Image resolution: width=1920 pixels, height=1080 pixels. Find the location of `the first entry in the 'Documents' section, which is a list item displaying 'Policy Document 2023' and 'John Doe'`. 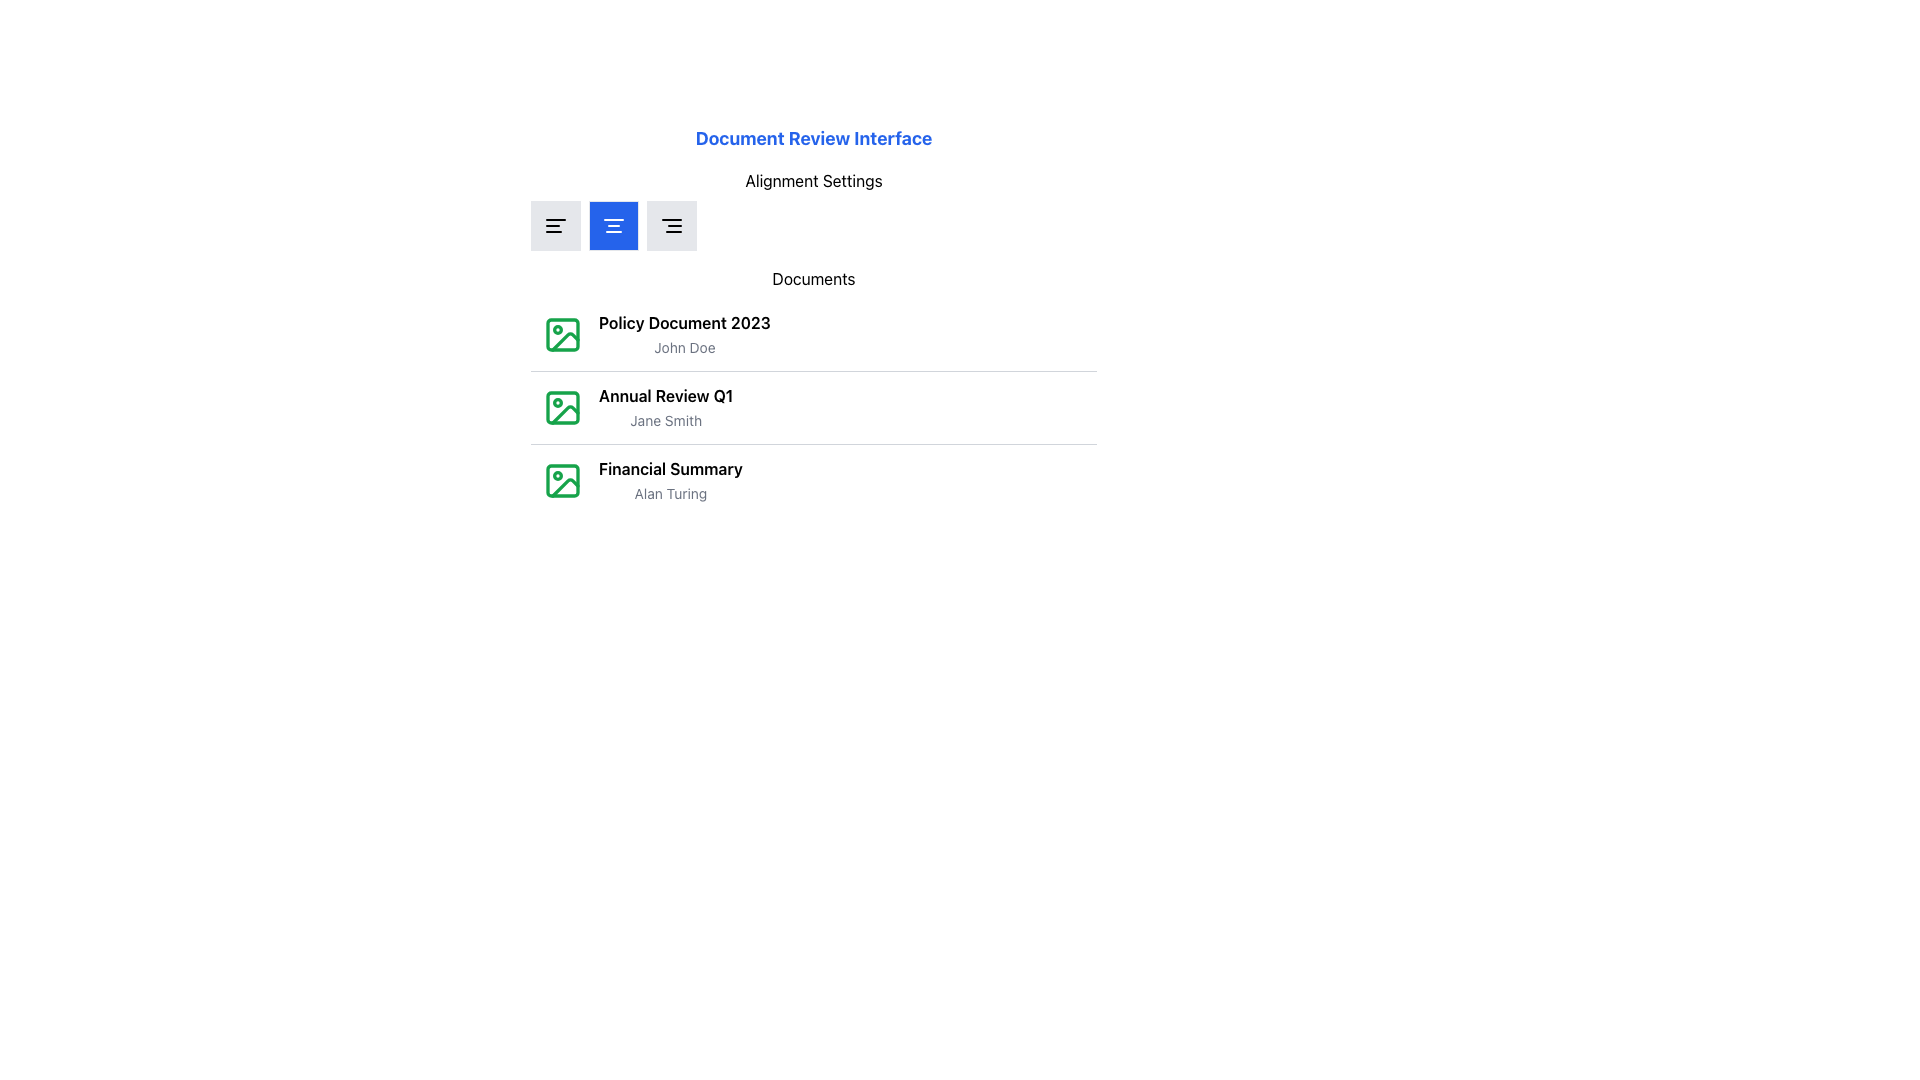

the first entry in the 'Documents' section, which is a list item displaying 'Policy Document 2023' and 'John Doe' is located at coordinates (684, 334).